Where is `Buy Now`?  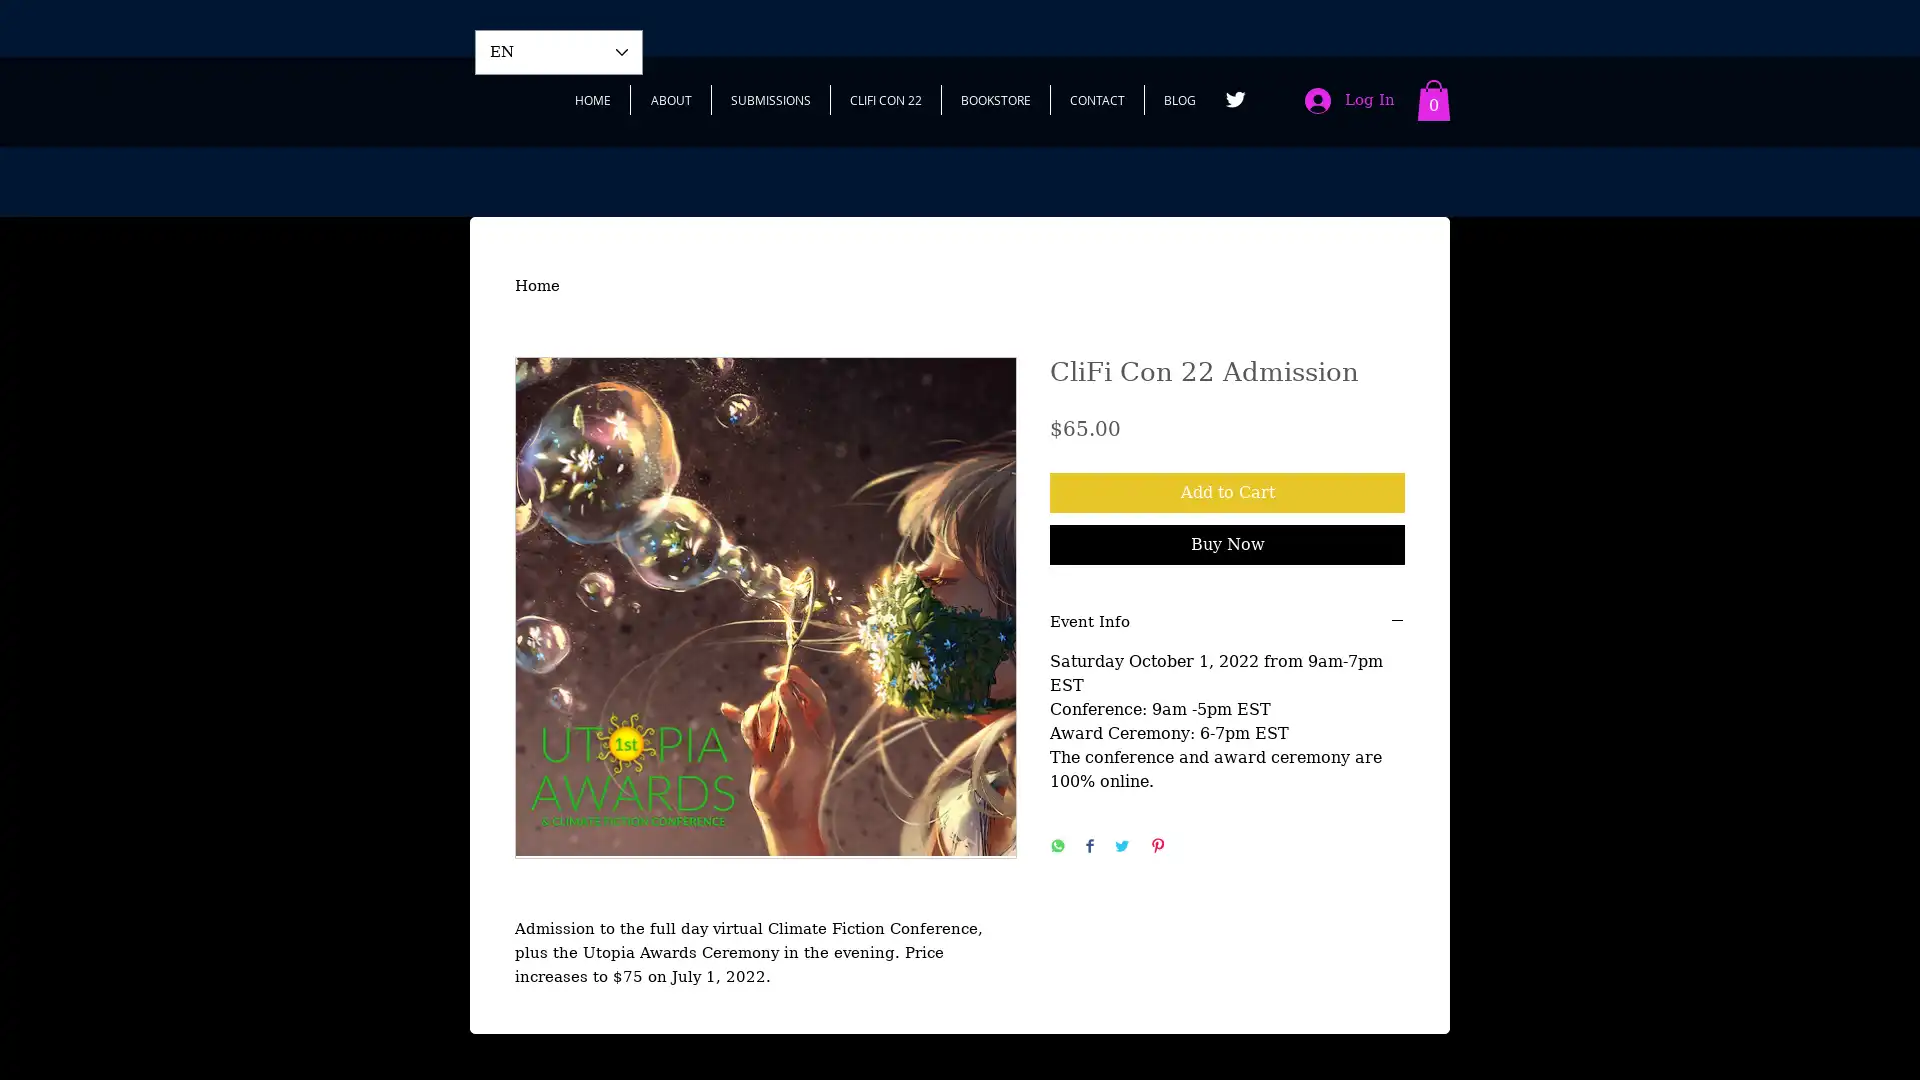 Buy Now is located at coordinates (1226, 543).